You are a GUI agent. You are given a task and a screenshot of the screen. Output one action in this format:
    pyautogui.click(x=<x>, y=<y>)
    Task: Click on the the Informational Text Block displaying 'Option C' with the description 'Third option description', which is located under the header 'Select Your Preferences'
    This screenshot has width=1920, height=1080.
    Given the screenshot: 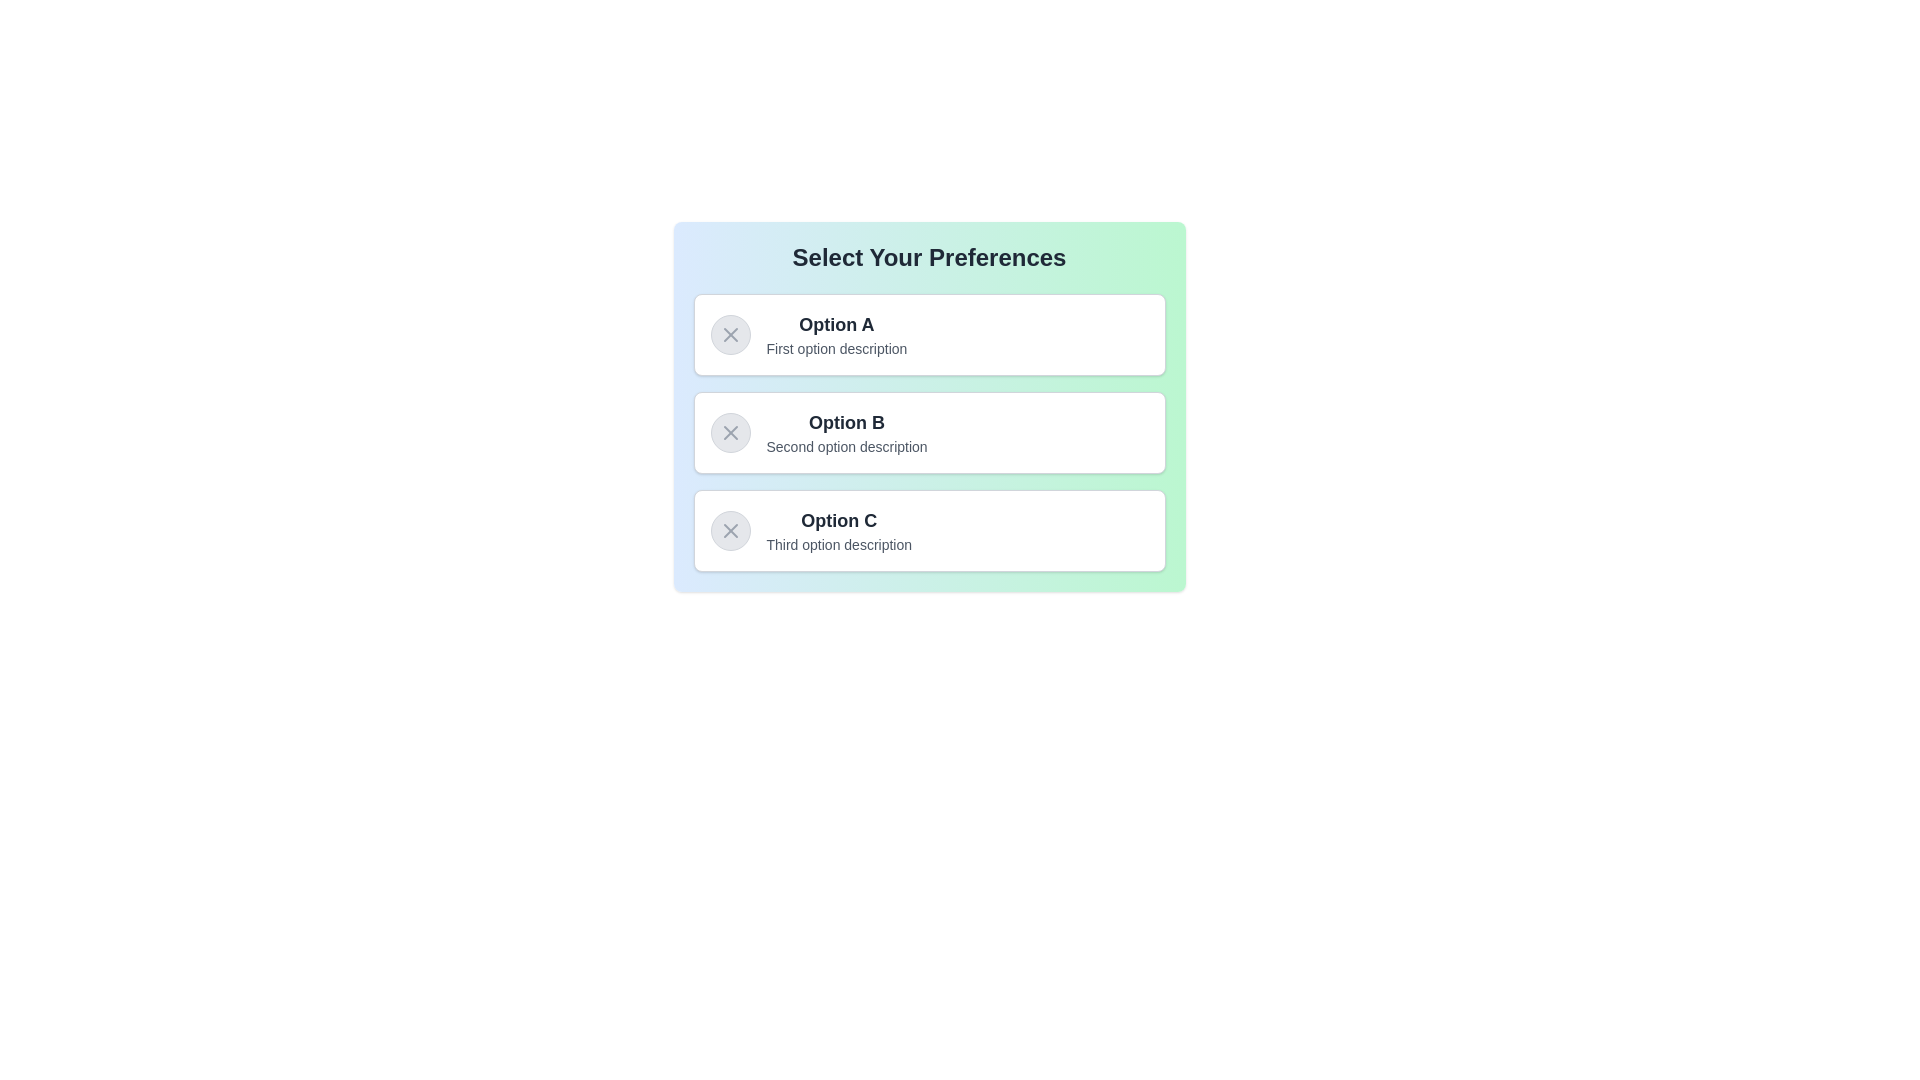 What is the action you would take?
    pyautogui.click(x=839, y=530)
    